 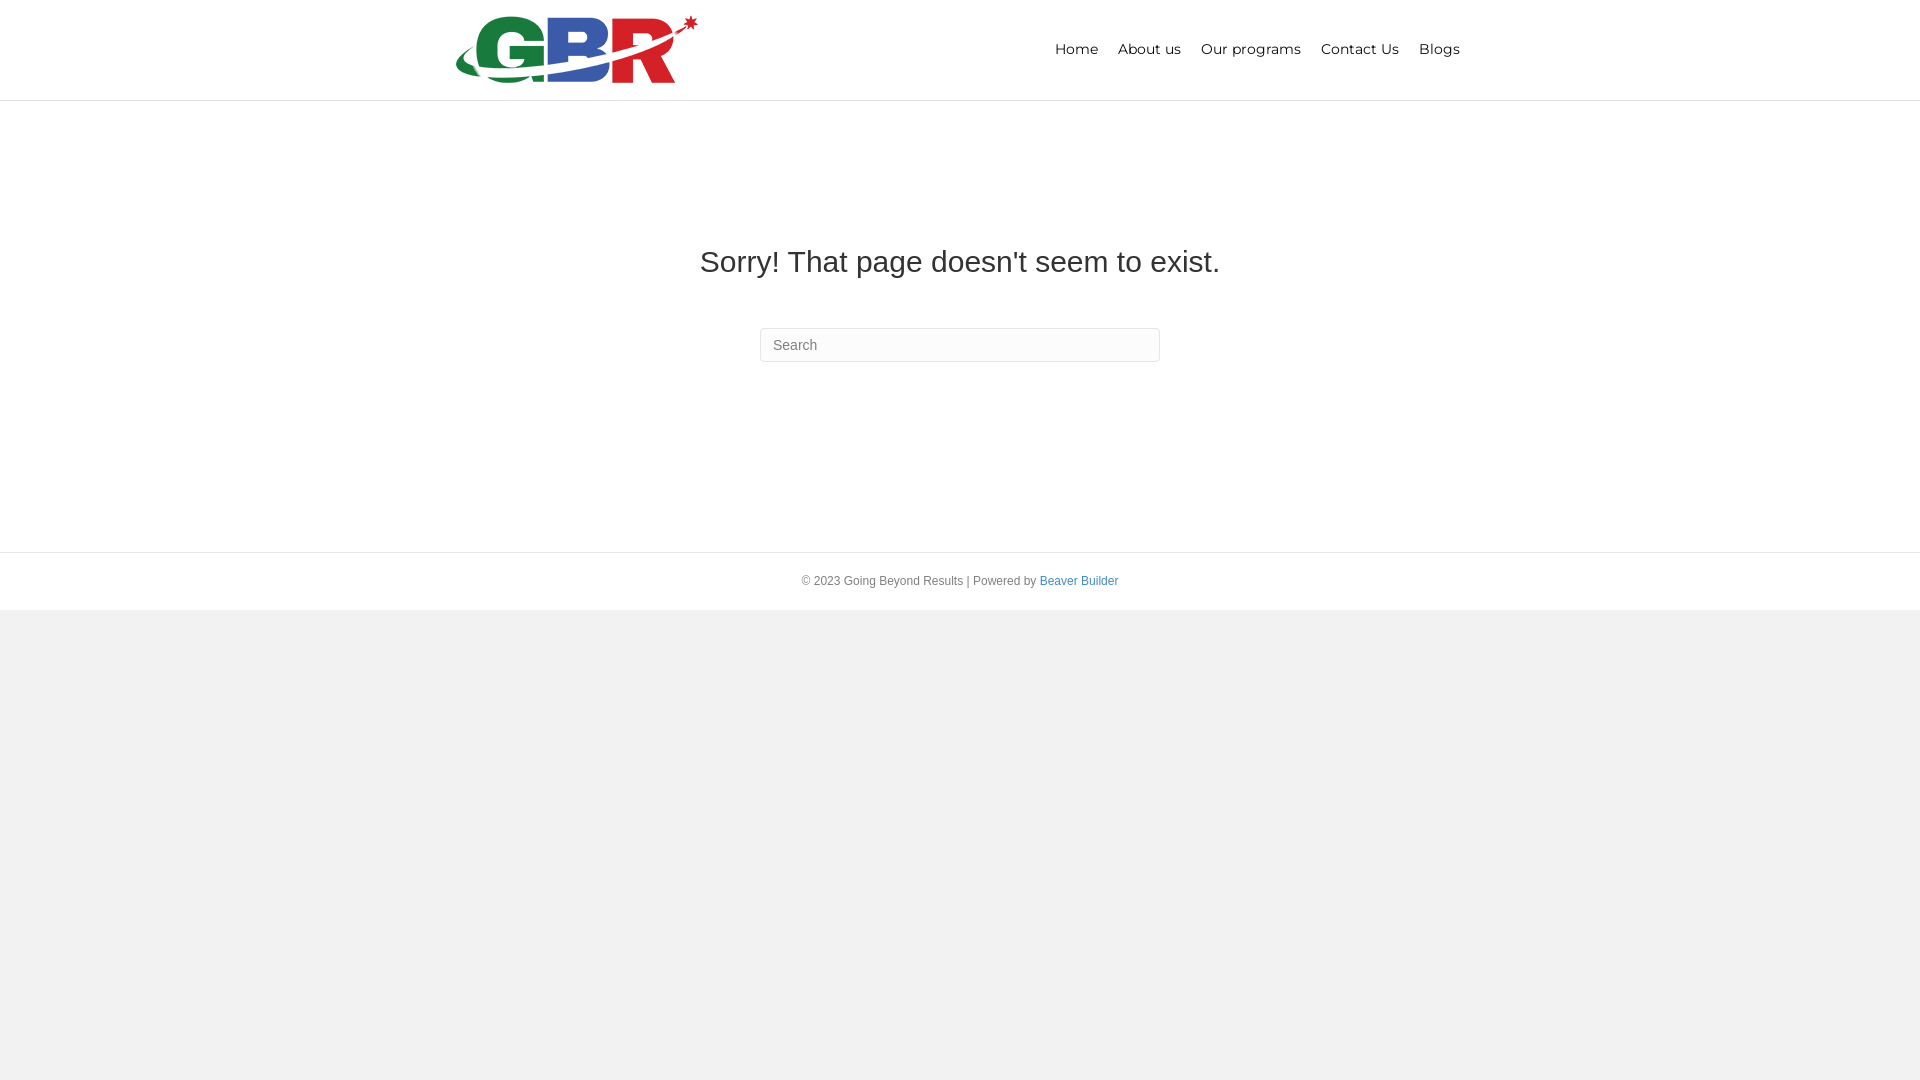 What do you see at coordinates (1040, 581) in the screenshot?
I see `'Beaver Builder'` at bounding box center [1040, 581].